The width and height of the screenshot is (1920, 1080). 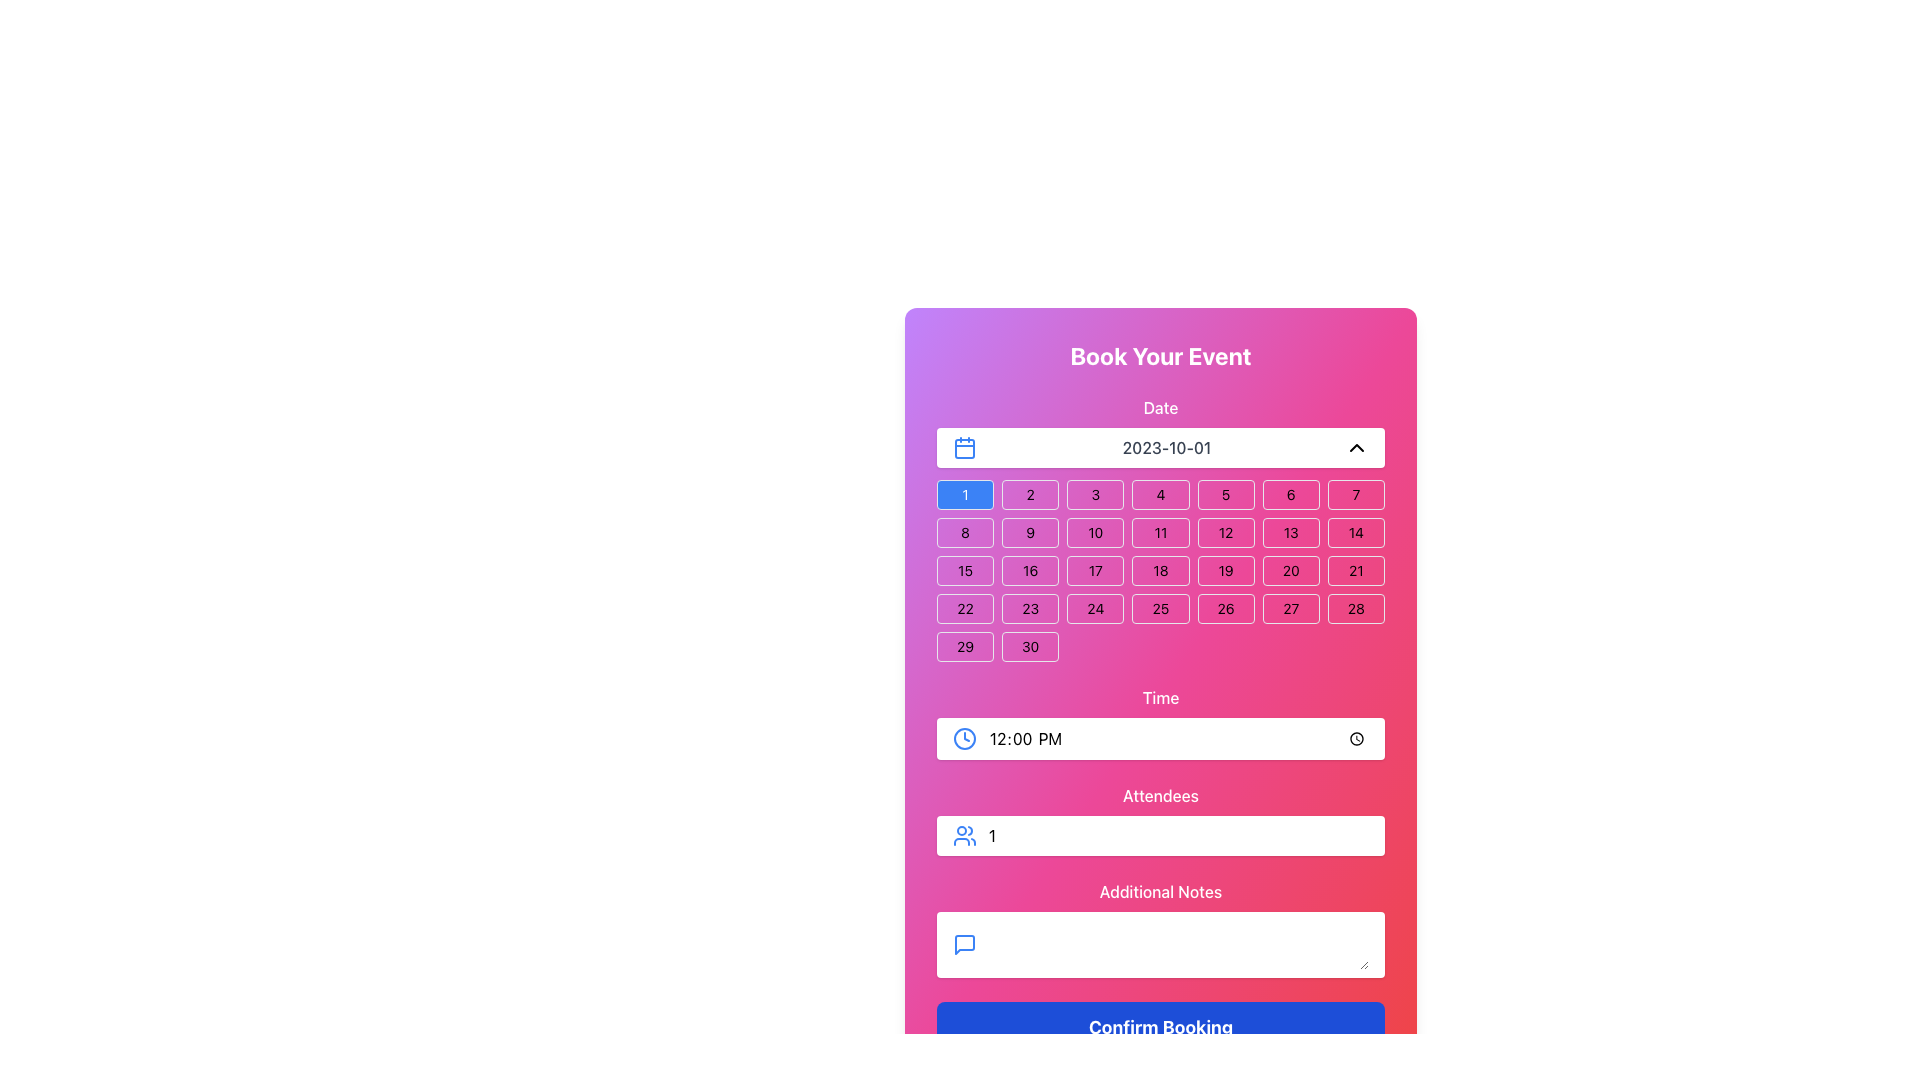 What do you see at coordinates (1161, 739) in the screenshot?
I see `the Time input field located in the 'Time' section below the 'Date' section to focus the input` at bounding box center [1161, 739].